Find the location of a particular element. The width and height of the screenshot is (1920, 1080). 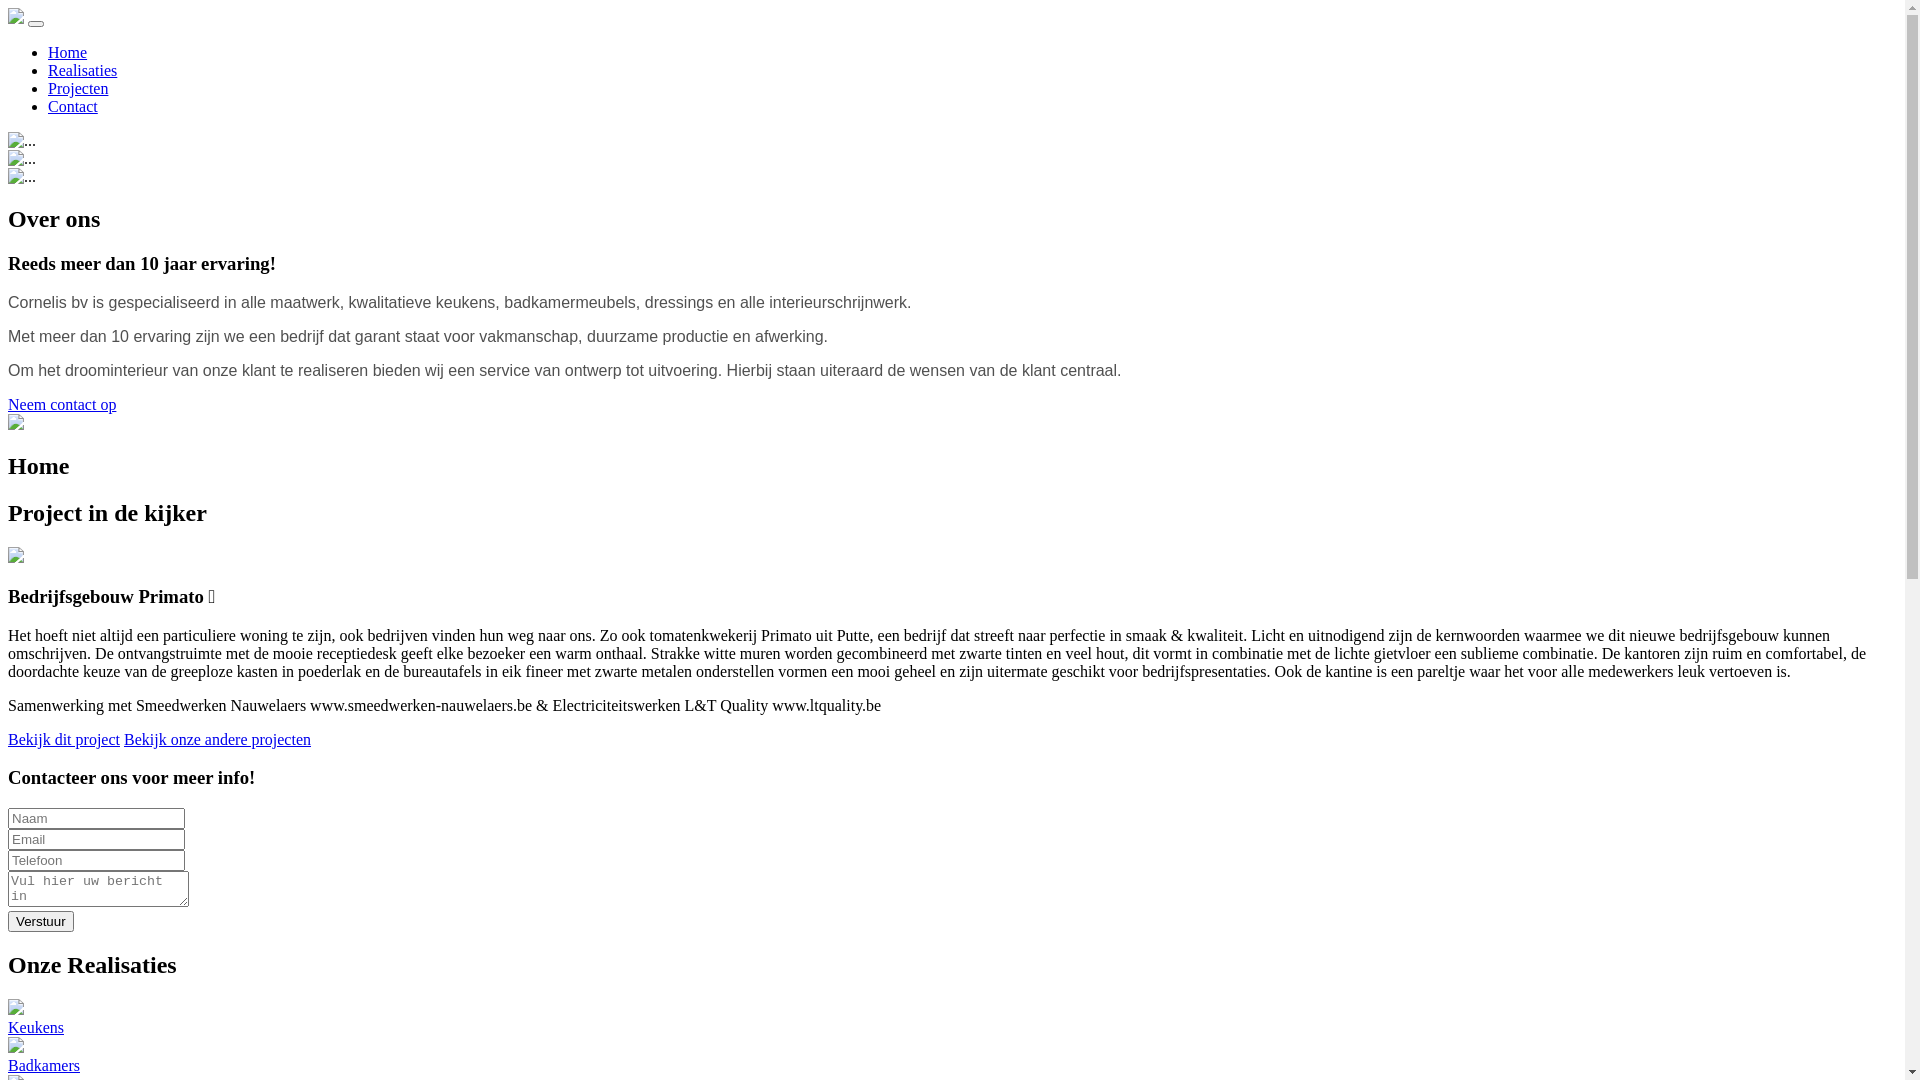

'Keukens' is located at coordinates (951, 1018).